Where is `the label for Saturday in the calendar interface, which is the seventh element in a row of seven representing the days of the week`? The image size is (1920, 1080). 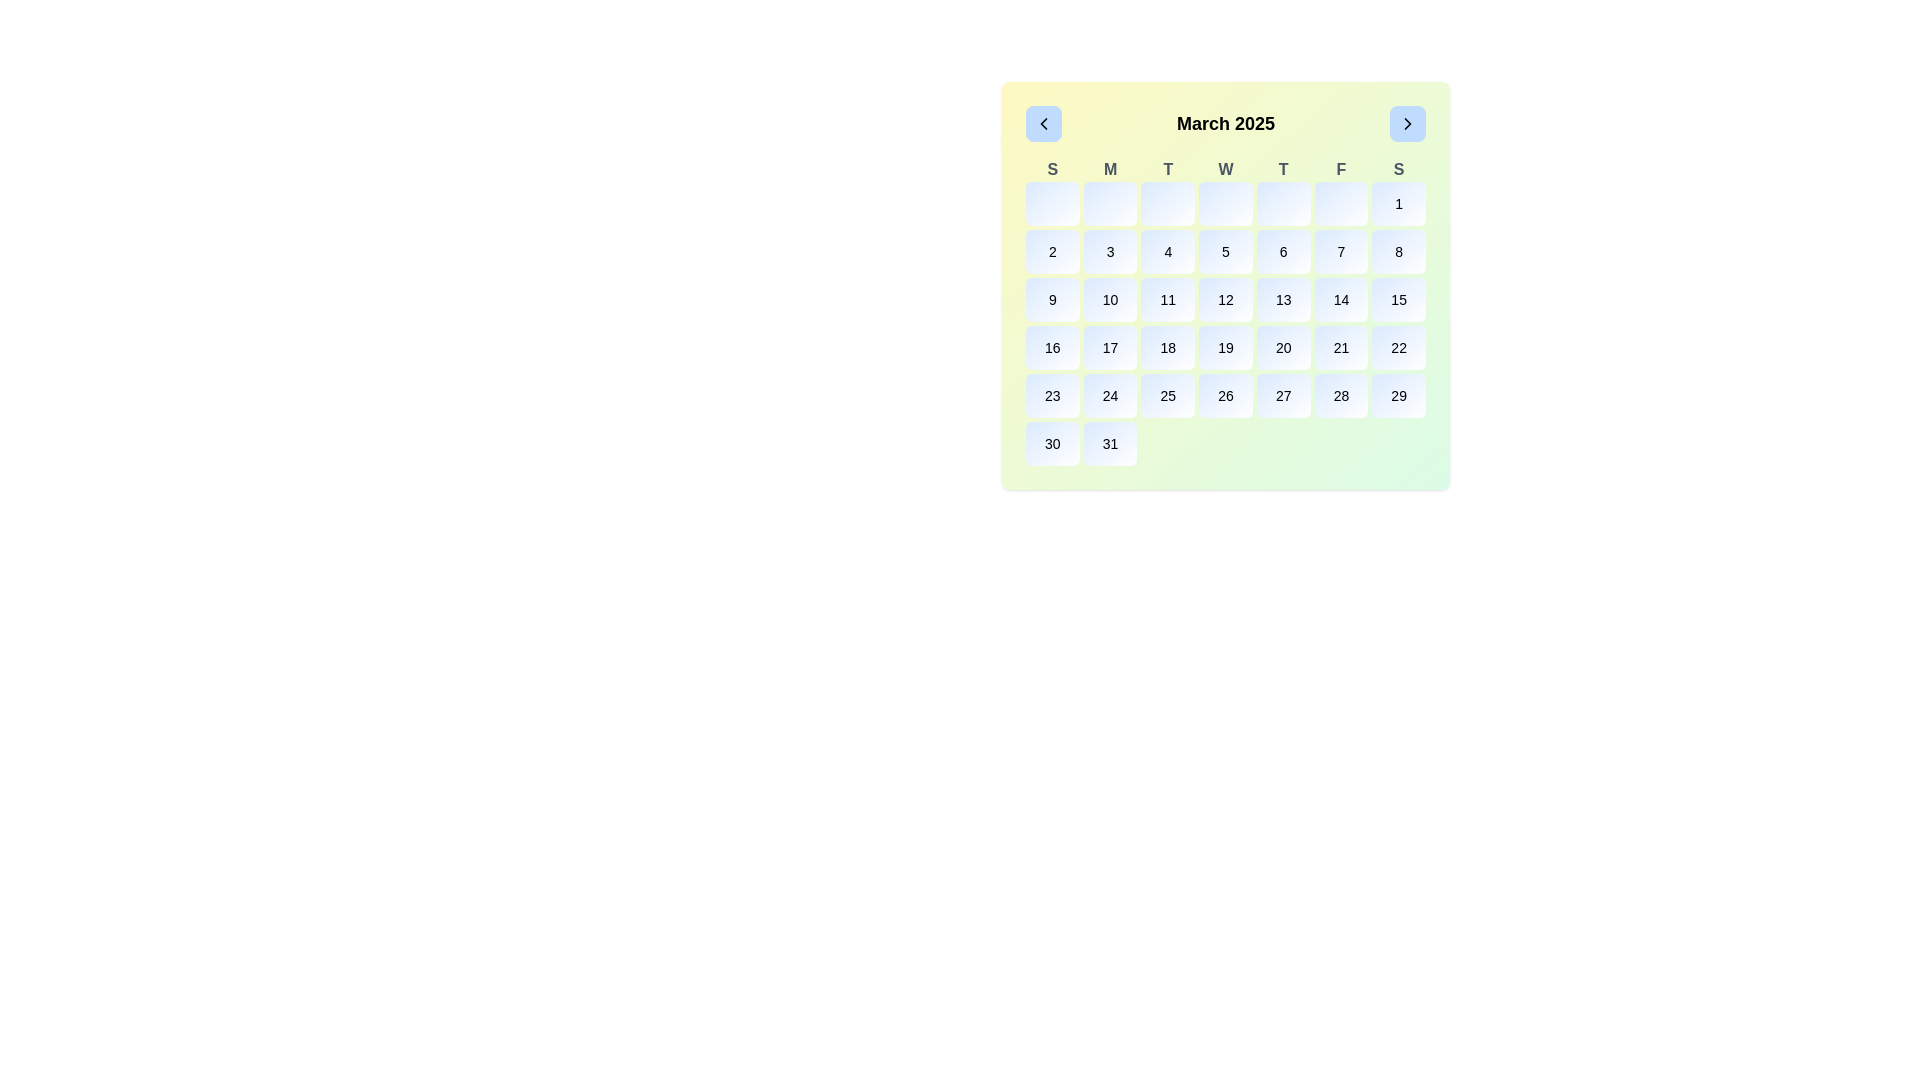 the label for Saturday in the calendar interface, which is the seventh element in a row of seven representing the days of the week is located at coordinates (1398, 168).